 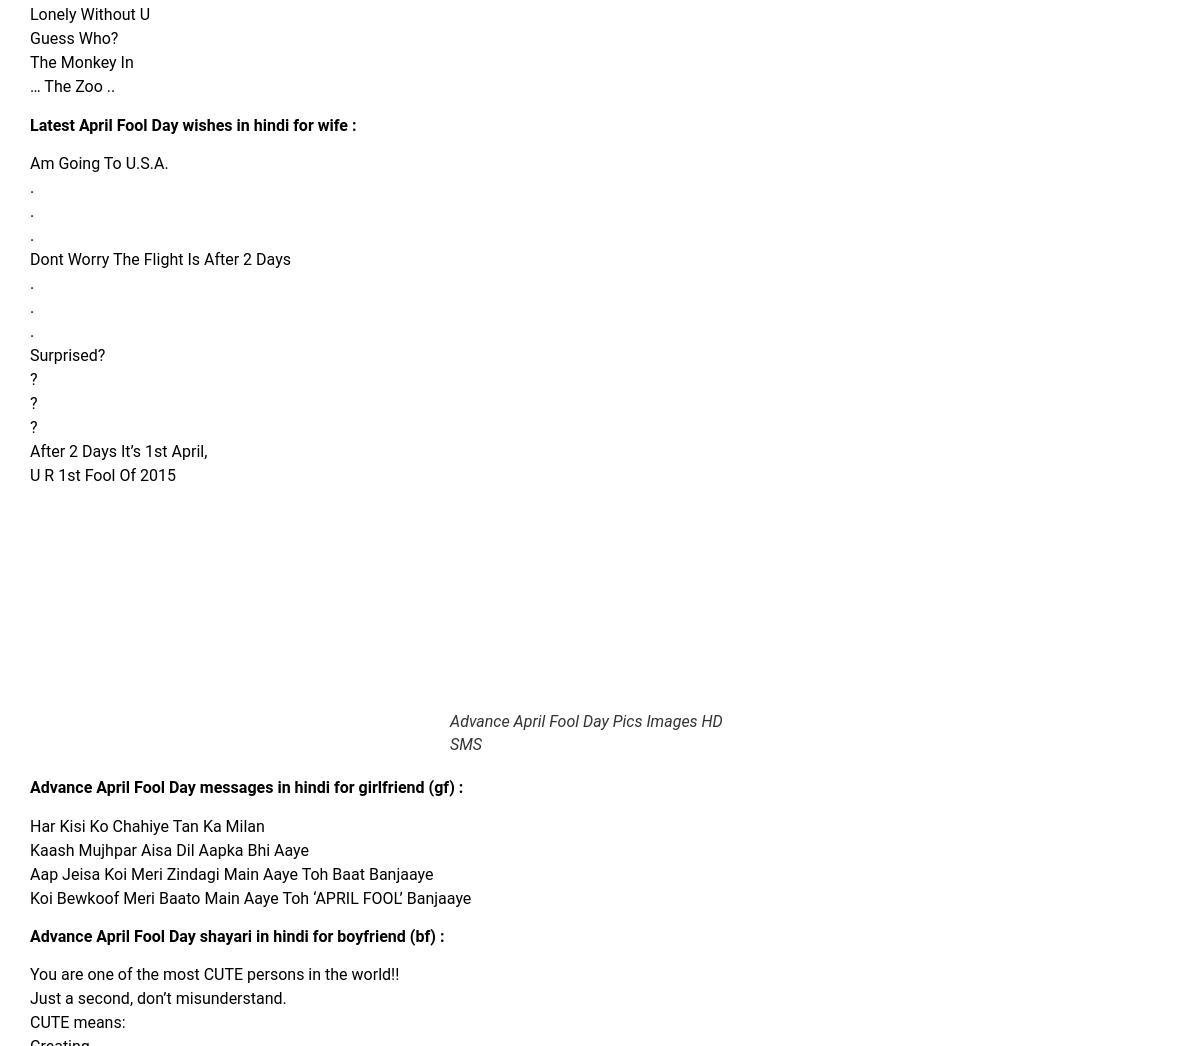 I want to click on 'Lonely Without U', so click(x=90, y=13).